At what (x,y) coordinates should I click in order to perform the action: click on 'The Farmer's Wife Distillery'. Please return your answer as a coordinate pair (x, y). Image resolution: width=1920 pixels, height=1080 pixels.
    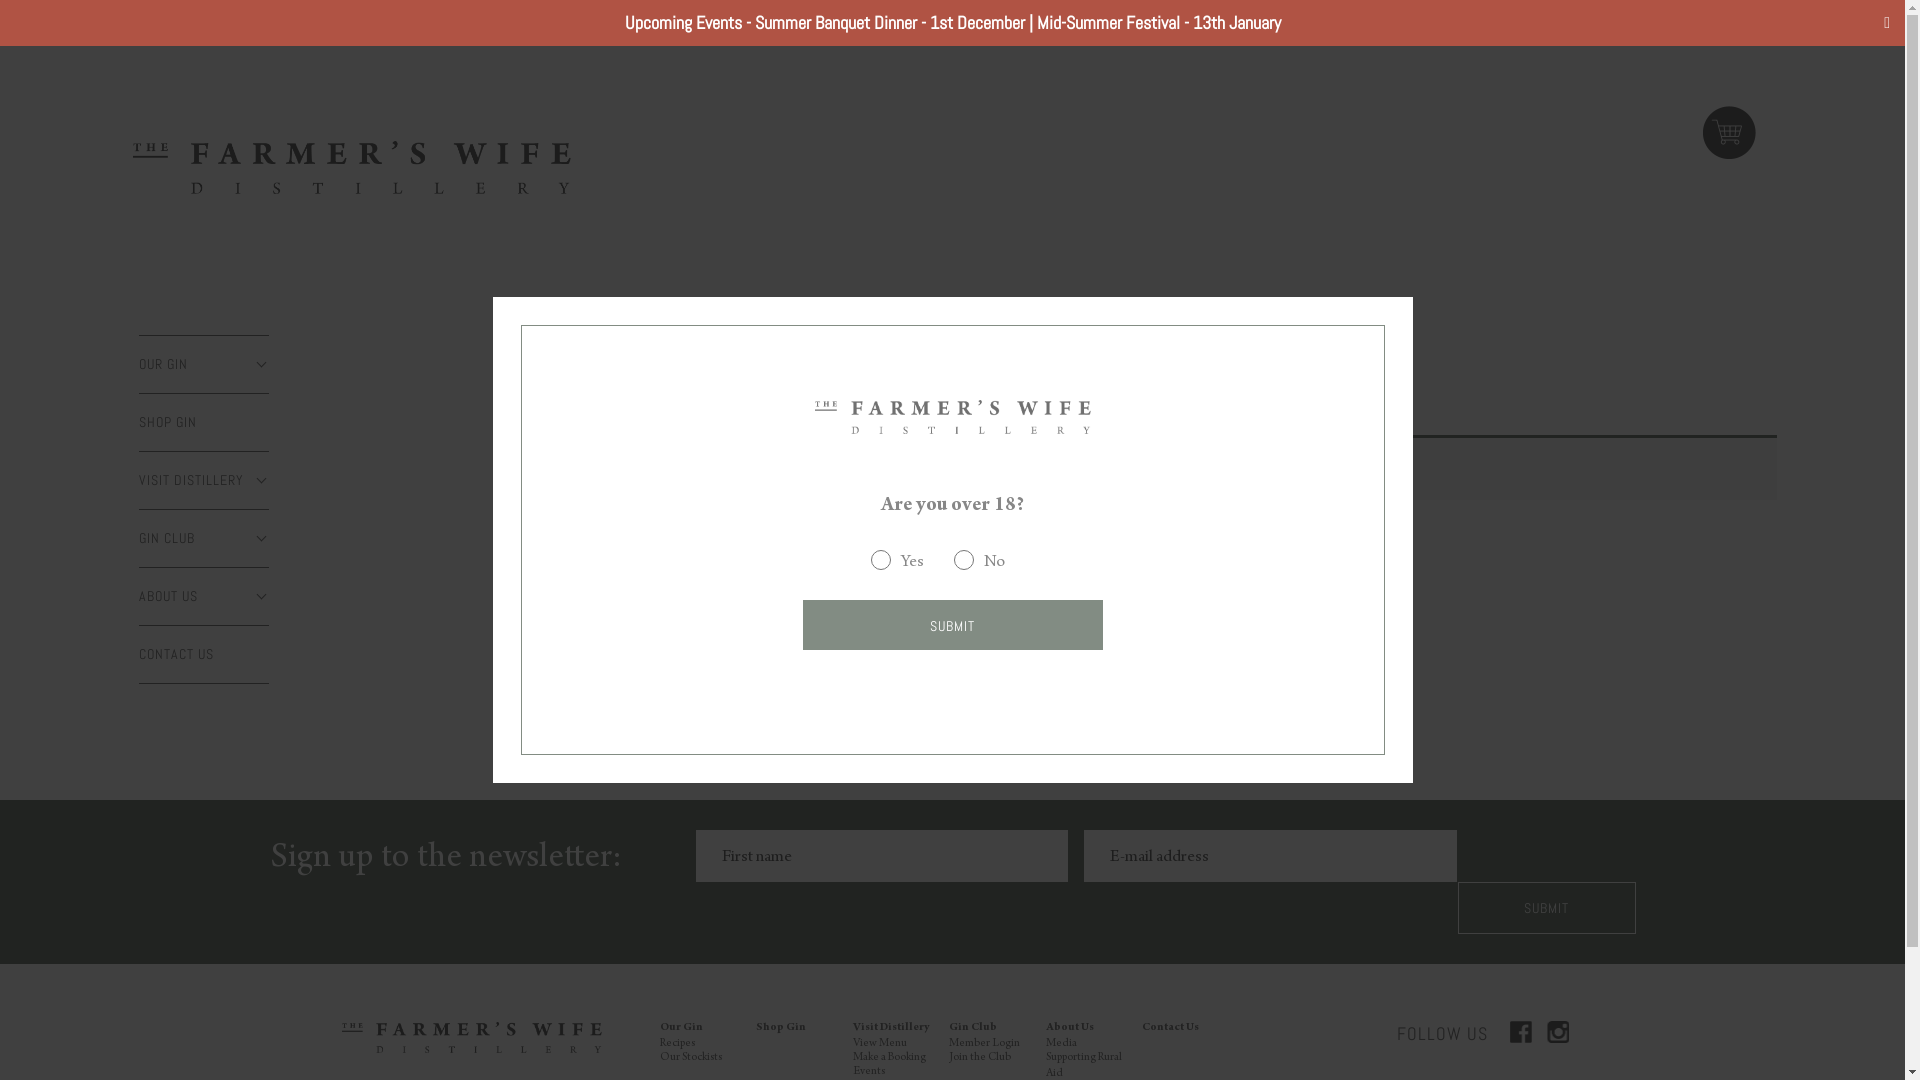
    Looking at the image, I should click on (351, 166).